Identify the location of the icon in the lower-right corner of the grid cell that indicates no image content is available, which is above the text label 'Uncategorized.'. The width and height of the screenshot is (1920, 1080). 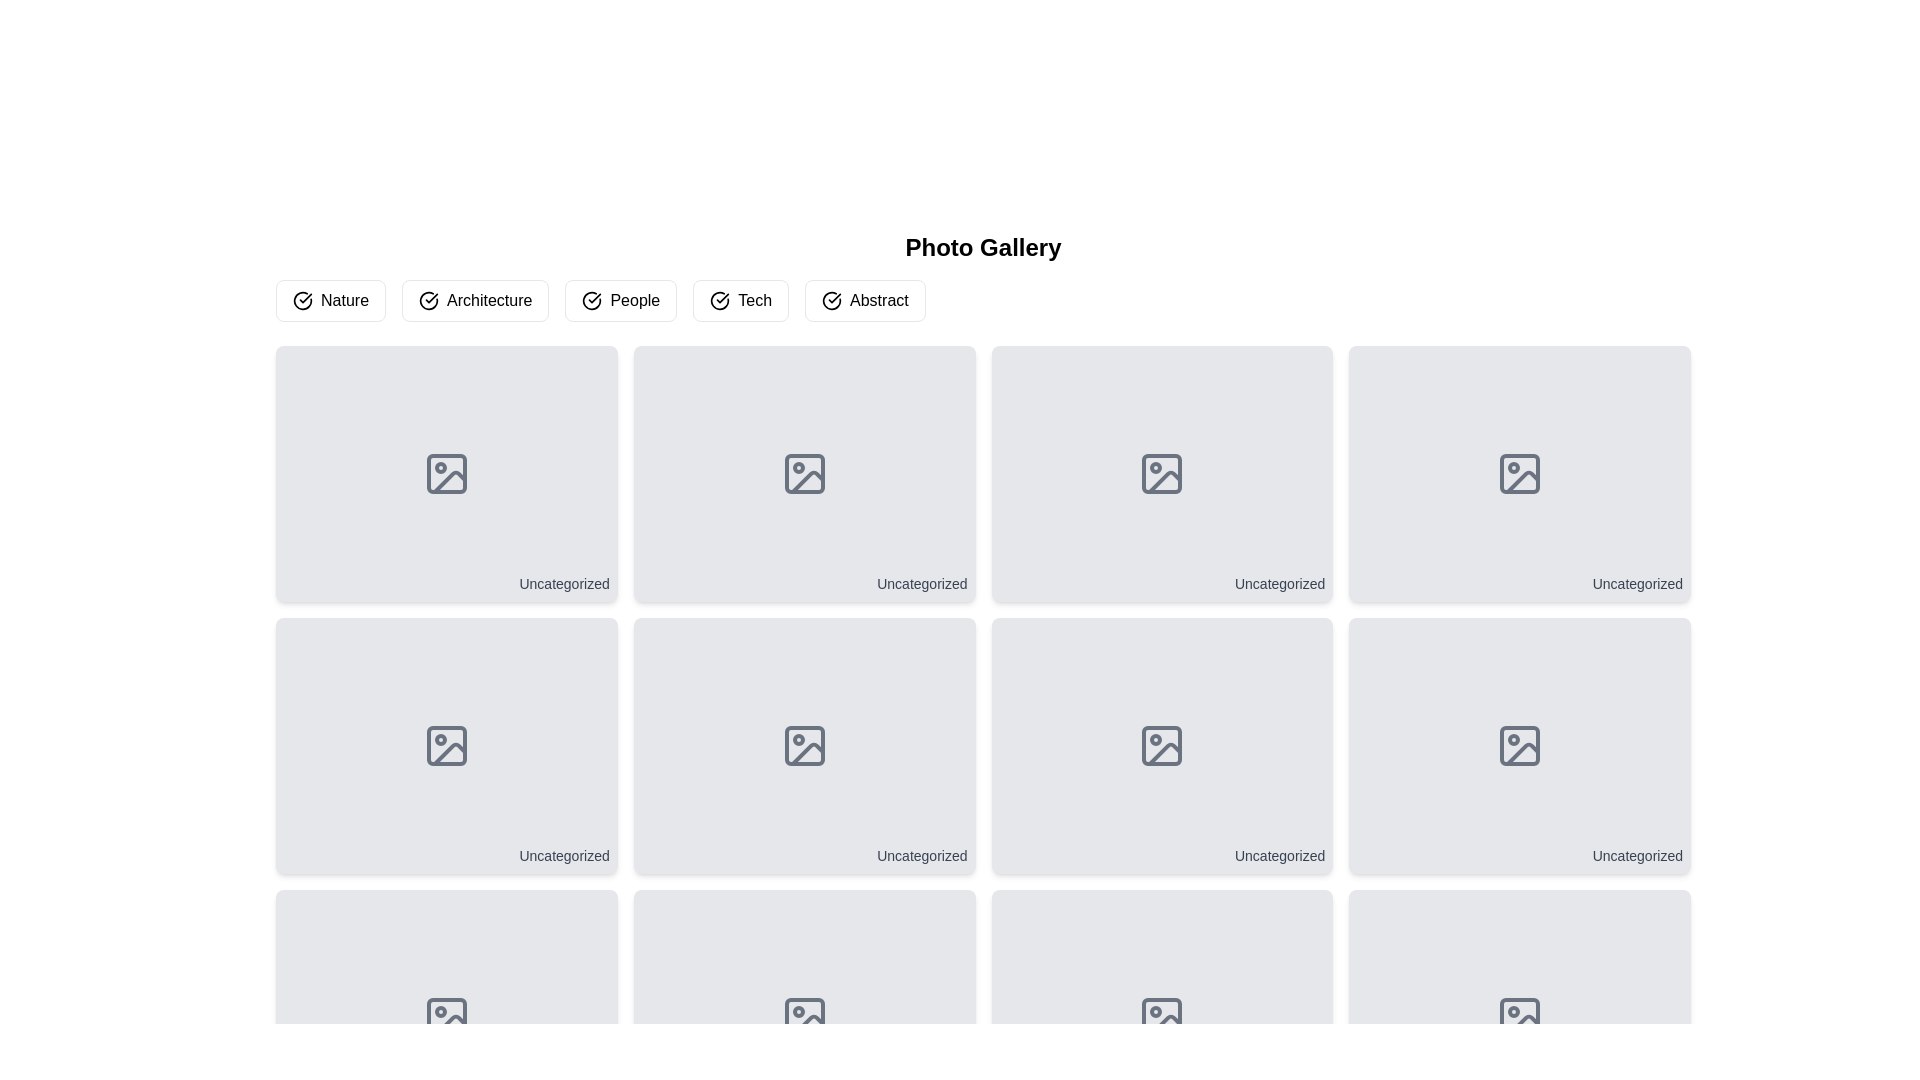
(445, 1018).